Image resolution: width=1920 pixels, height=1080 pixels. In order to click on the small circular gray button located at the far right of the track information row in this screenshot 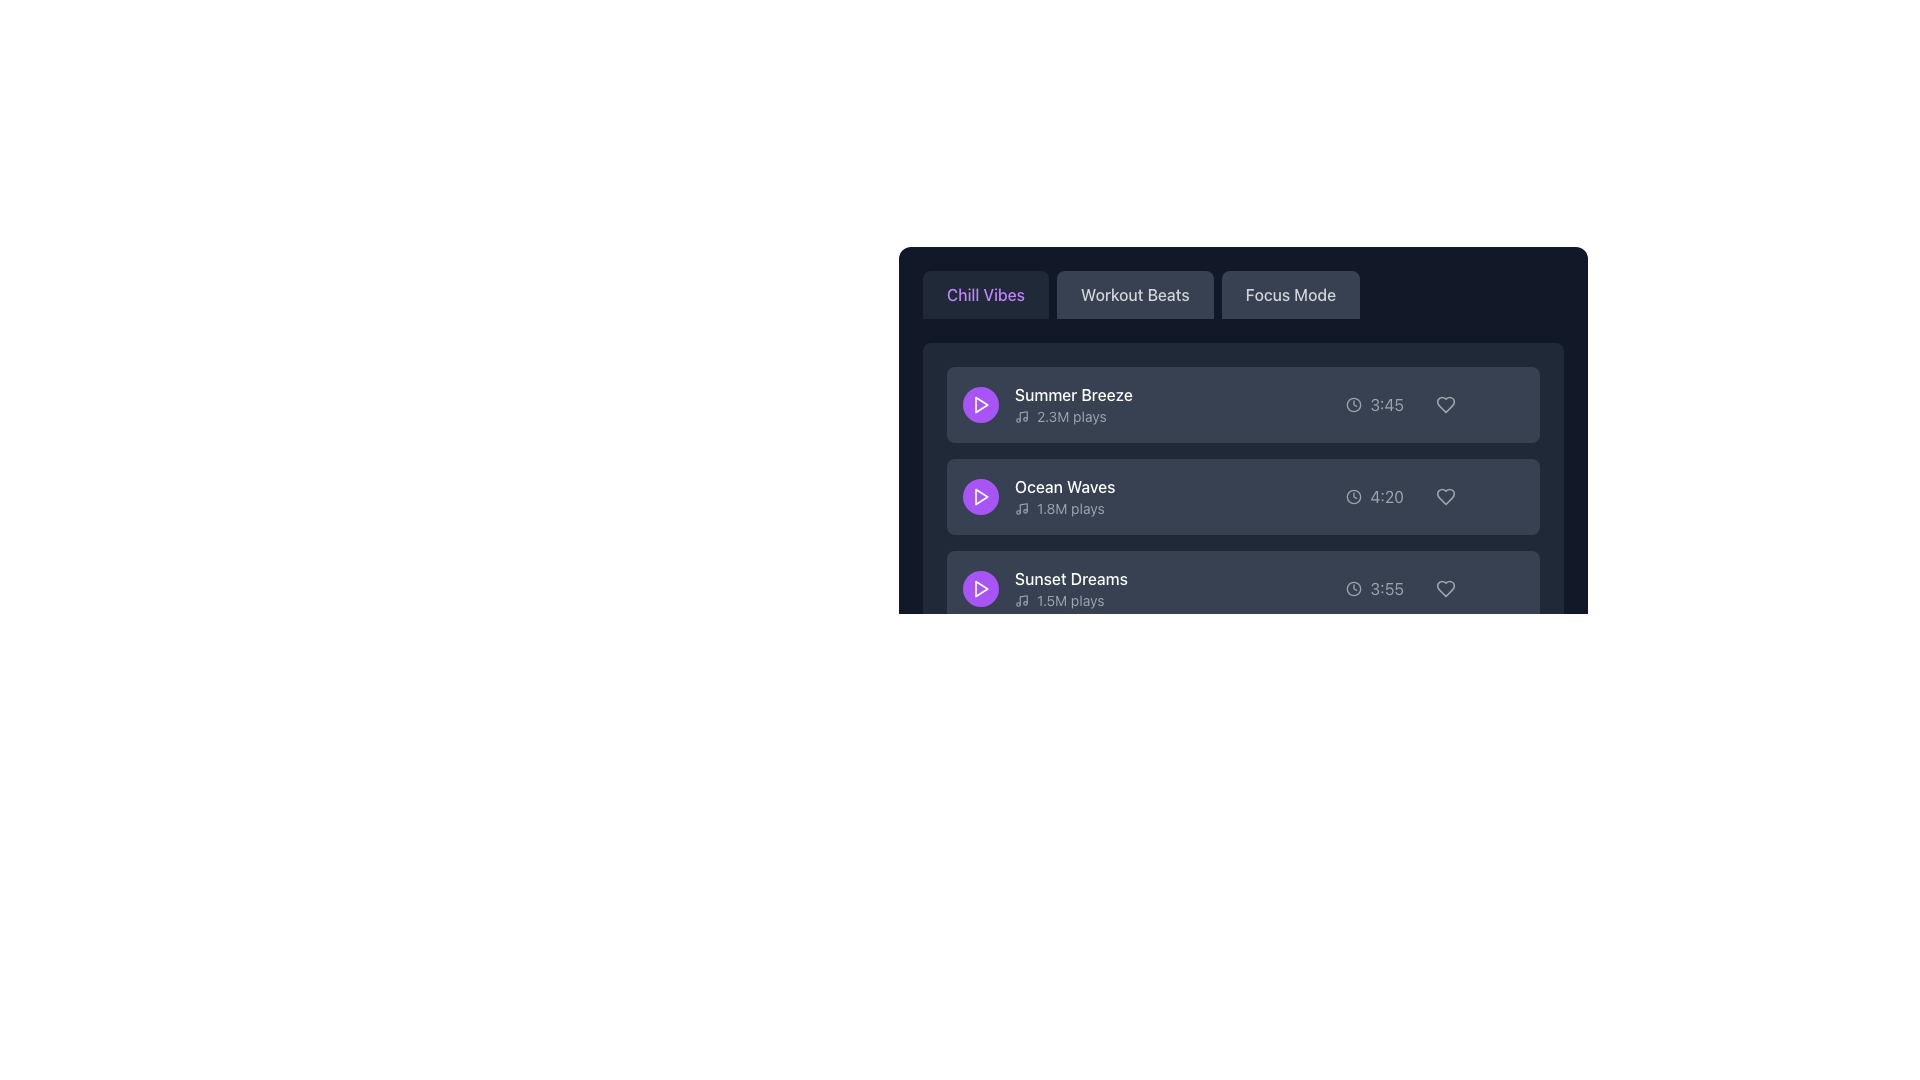, I will do `click(1506, 588)`.